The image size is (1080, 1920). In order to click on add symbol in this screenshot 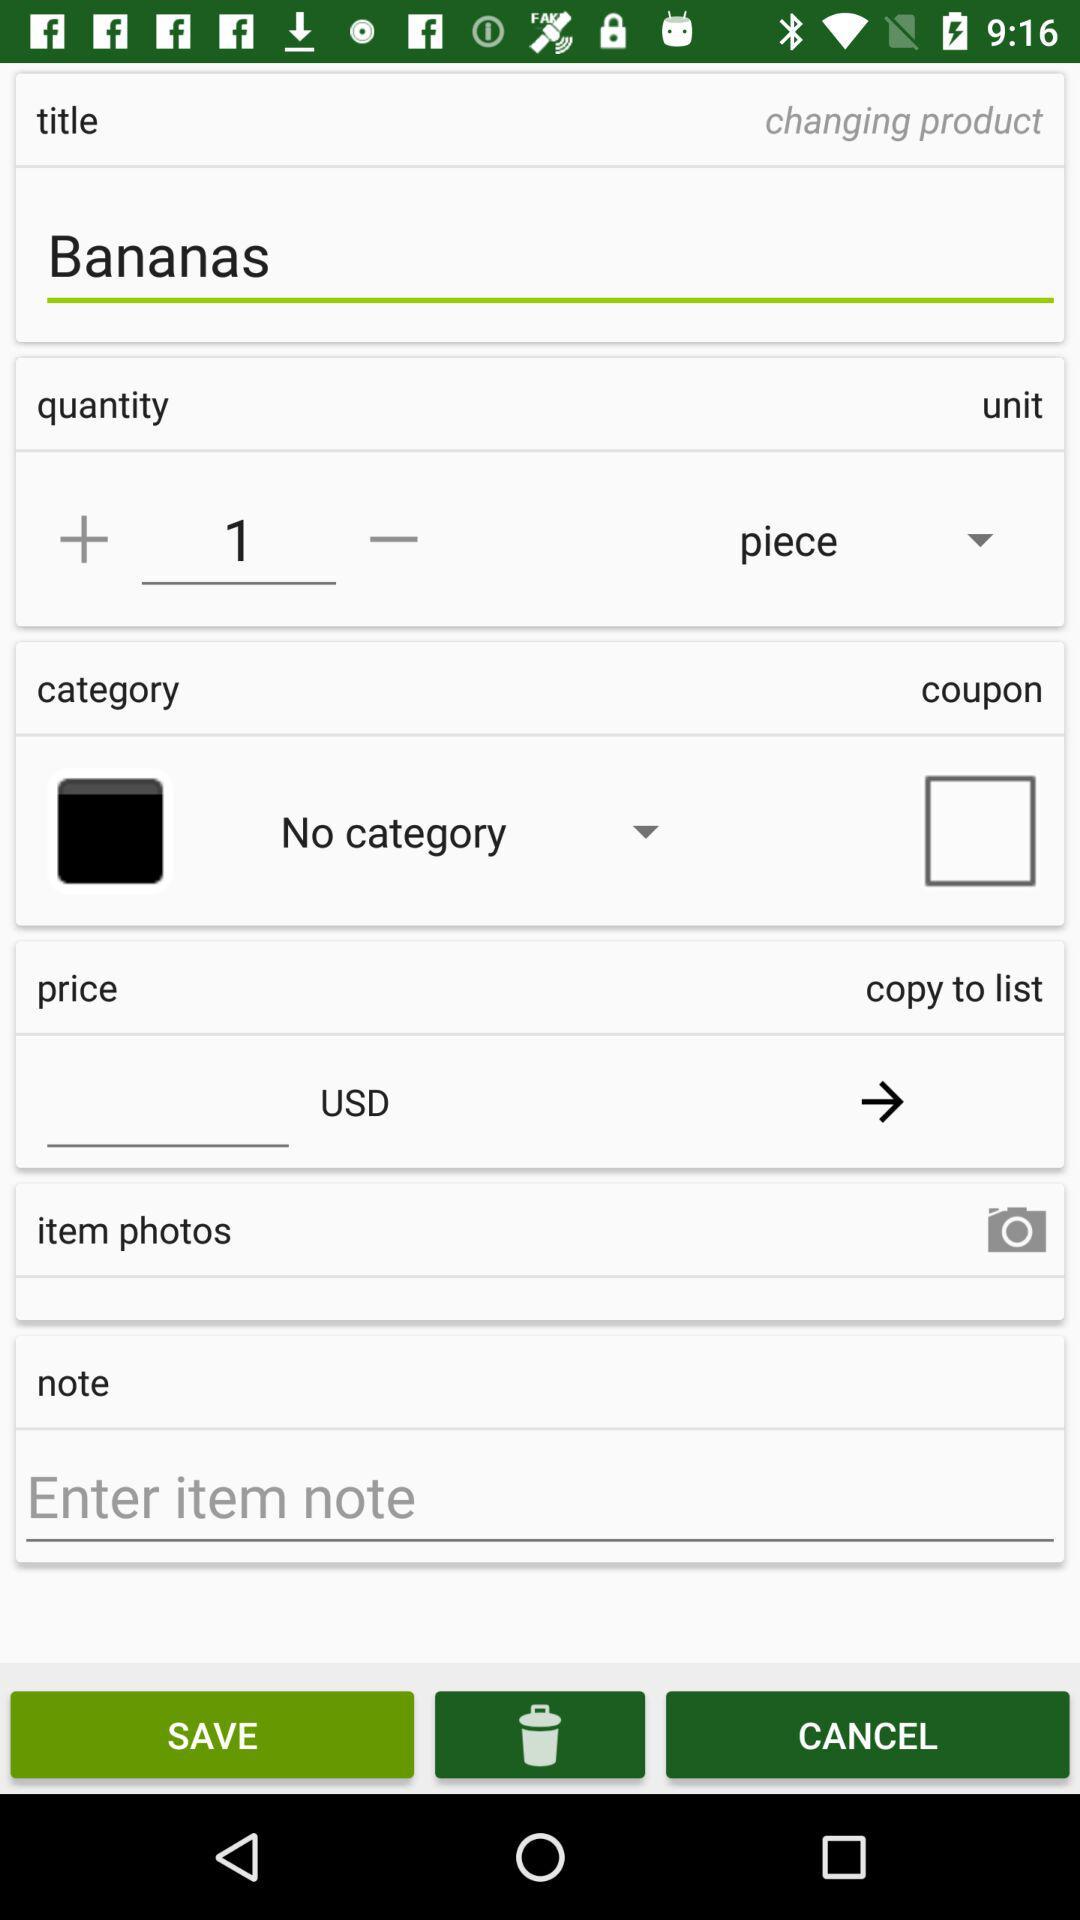, I will do `click(83, 539)`.